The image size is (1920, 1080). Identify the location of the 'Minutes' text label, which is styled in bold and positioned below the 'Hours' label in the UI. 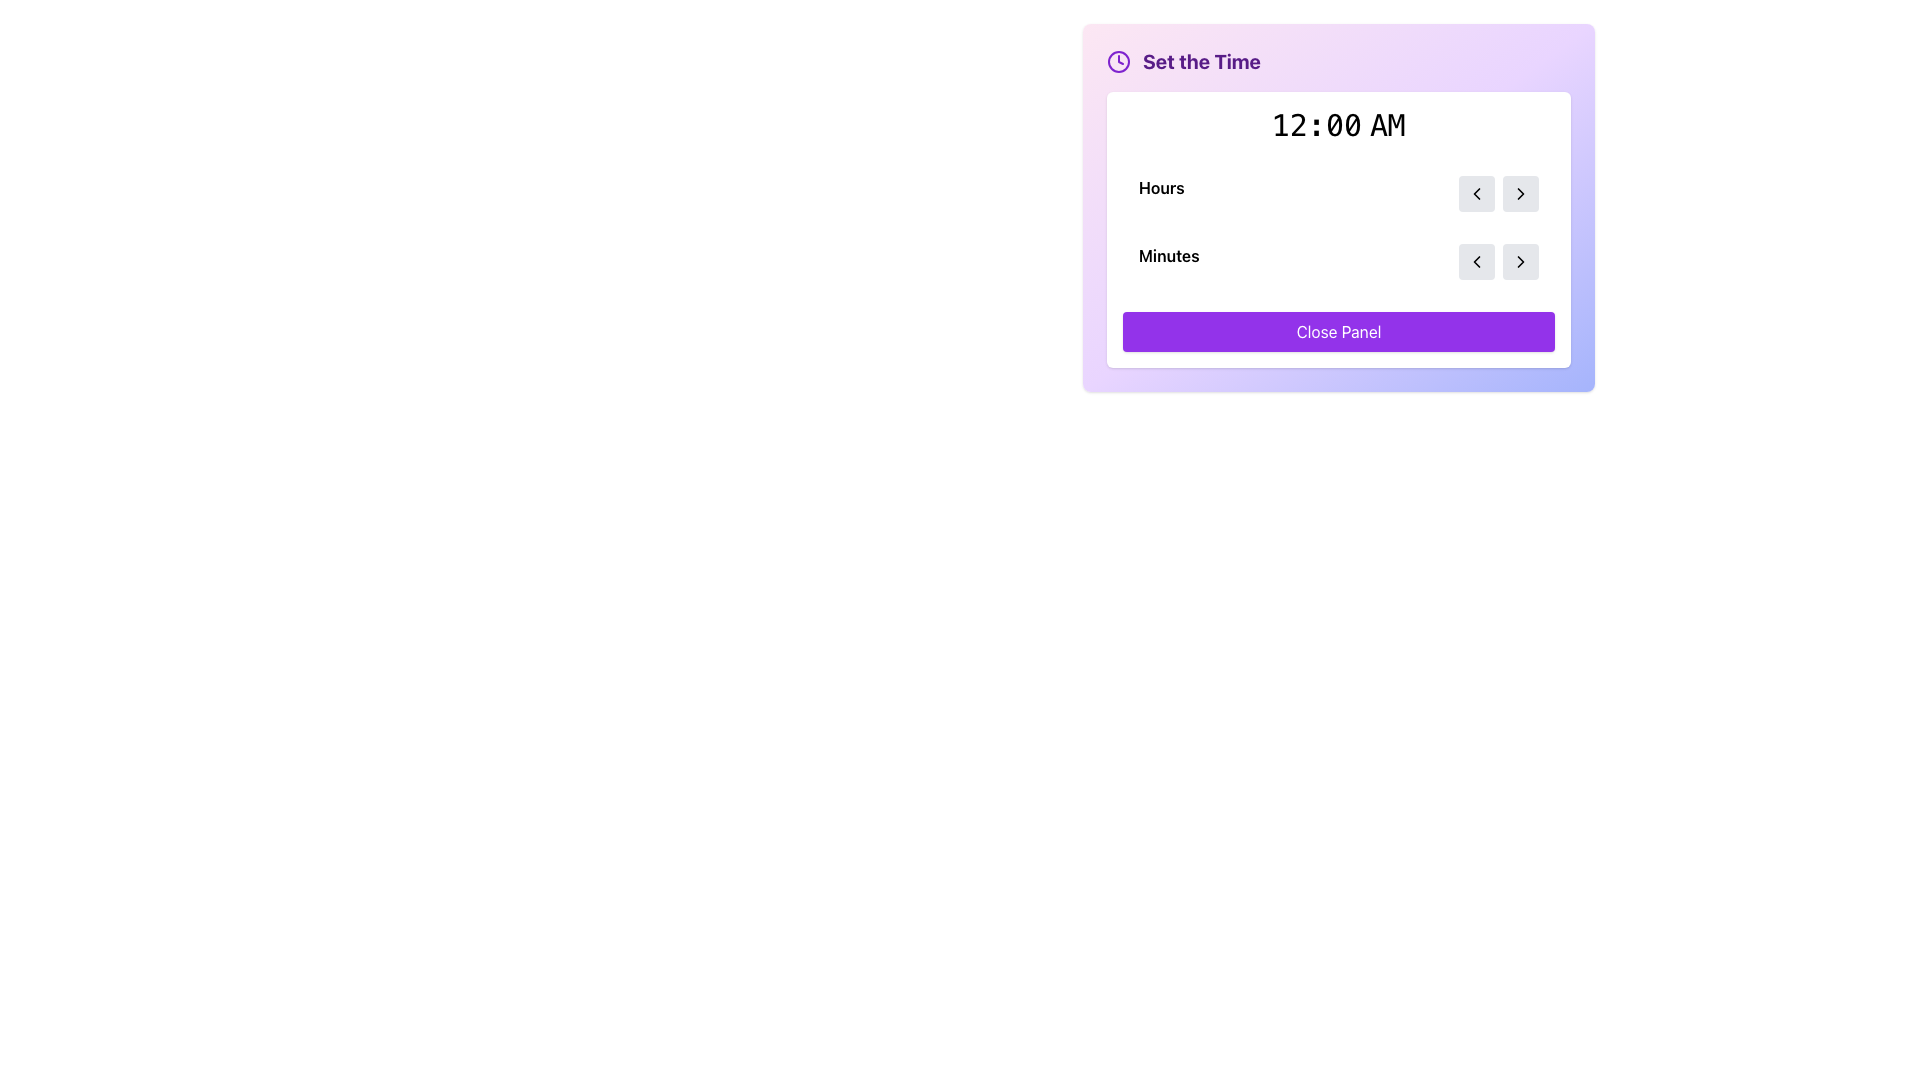
(1169, 261).